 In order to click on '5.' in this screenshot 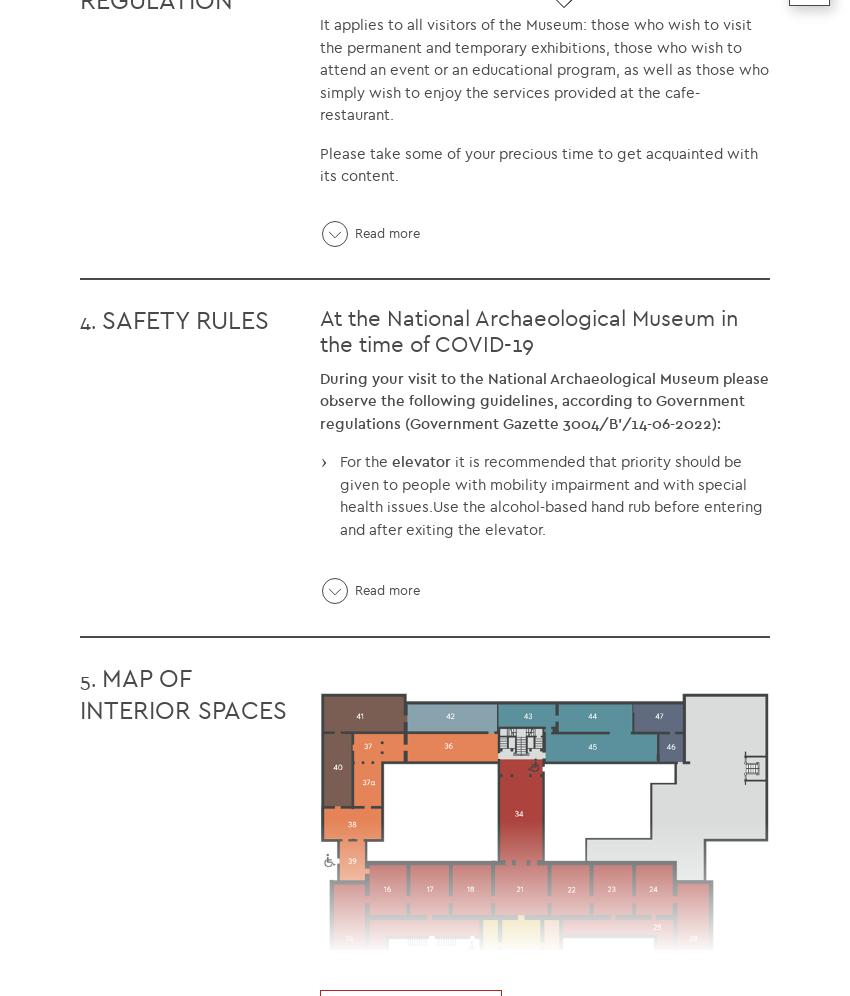, I will do `click(90, 678)`.